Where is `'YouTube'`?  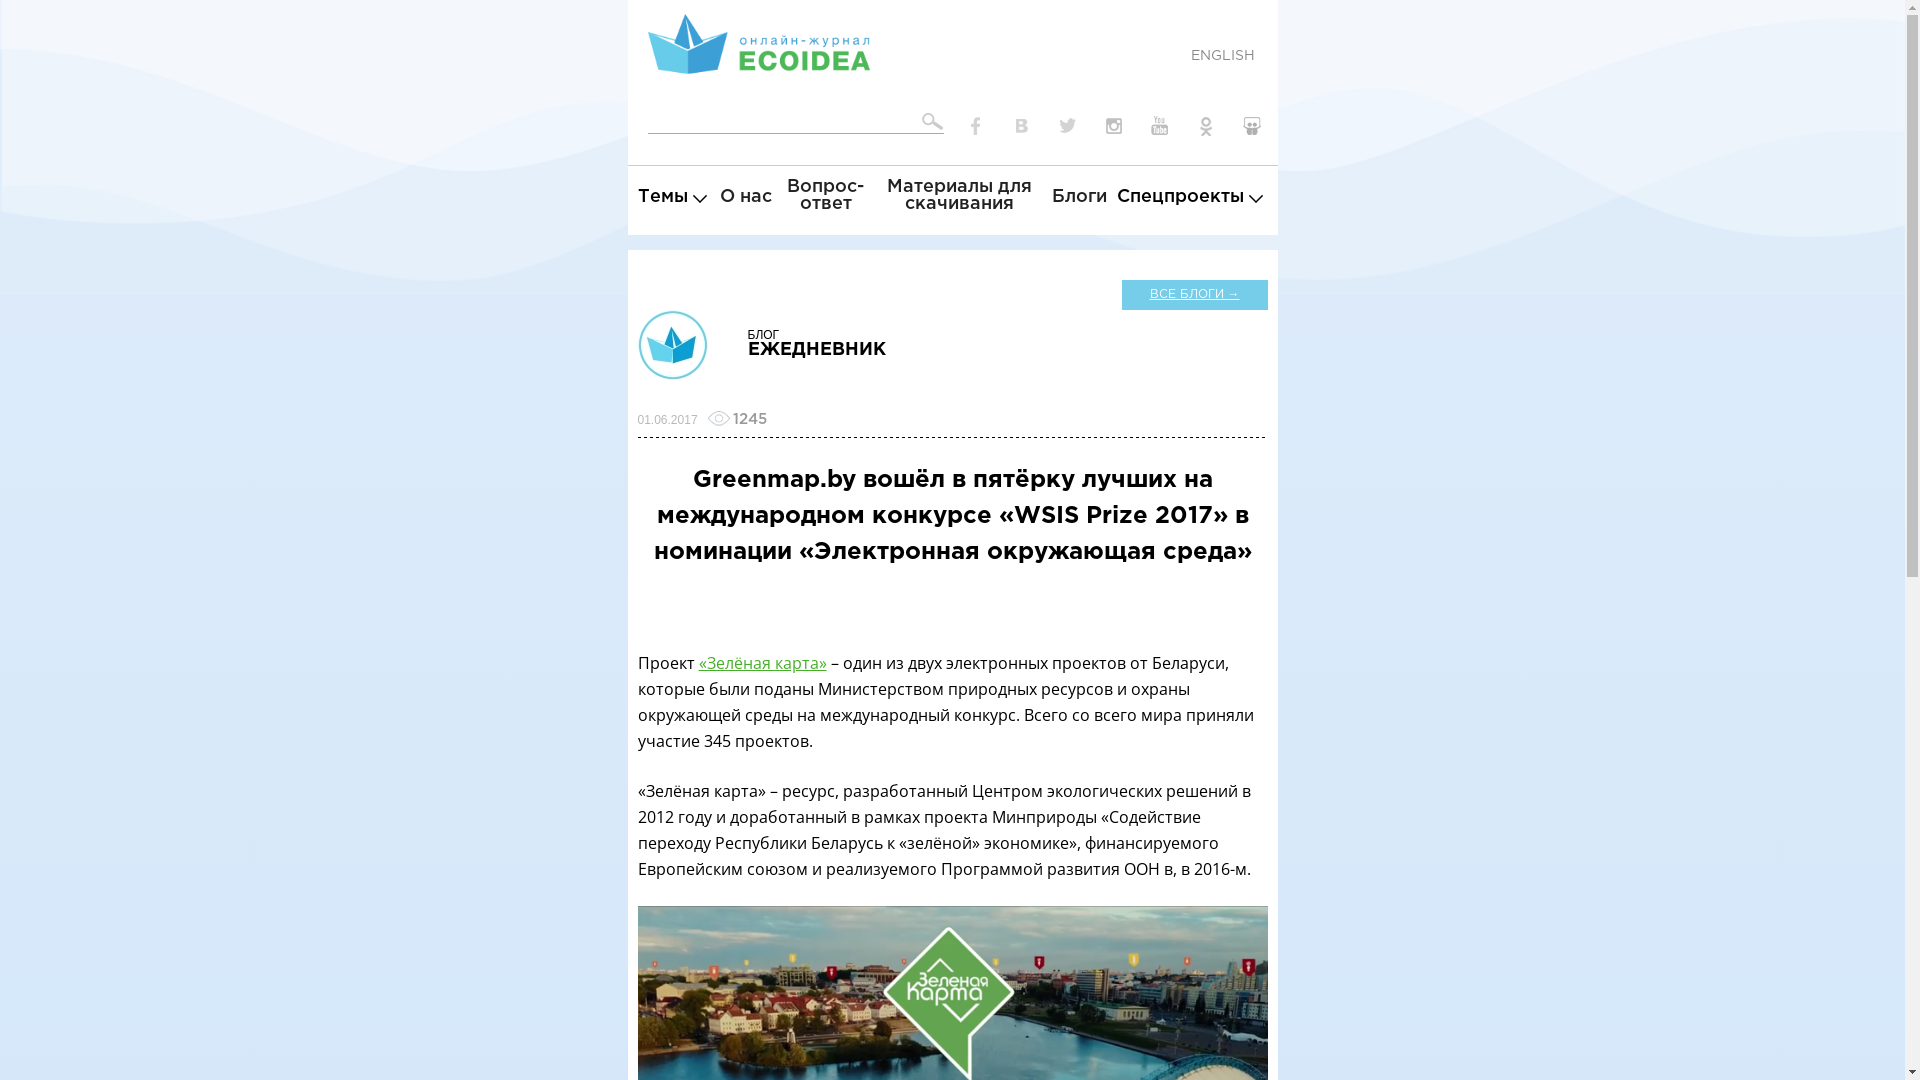 'YouTube' is located at coordinates (1160, 126).